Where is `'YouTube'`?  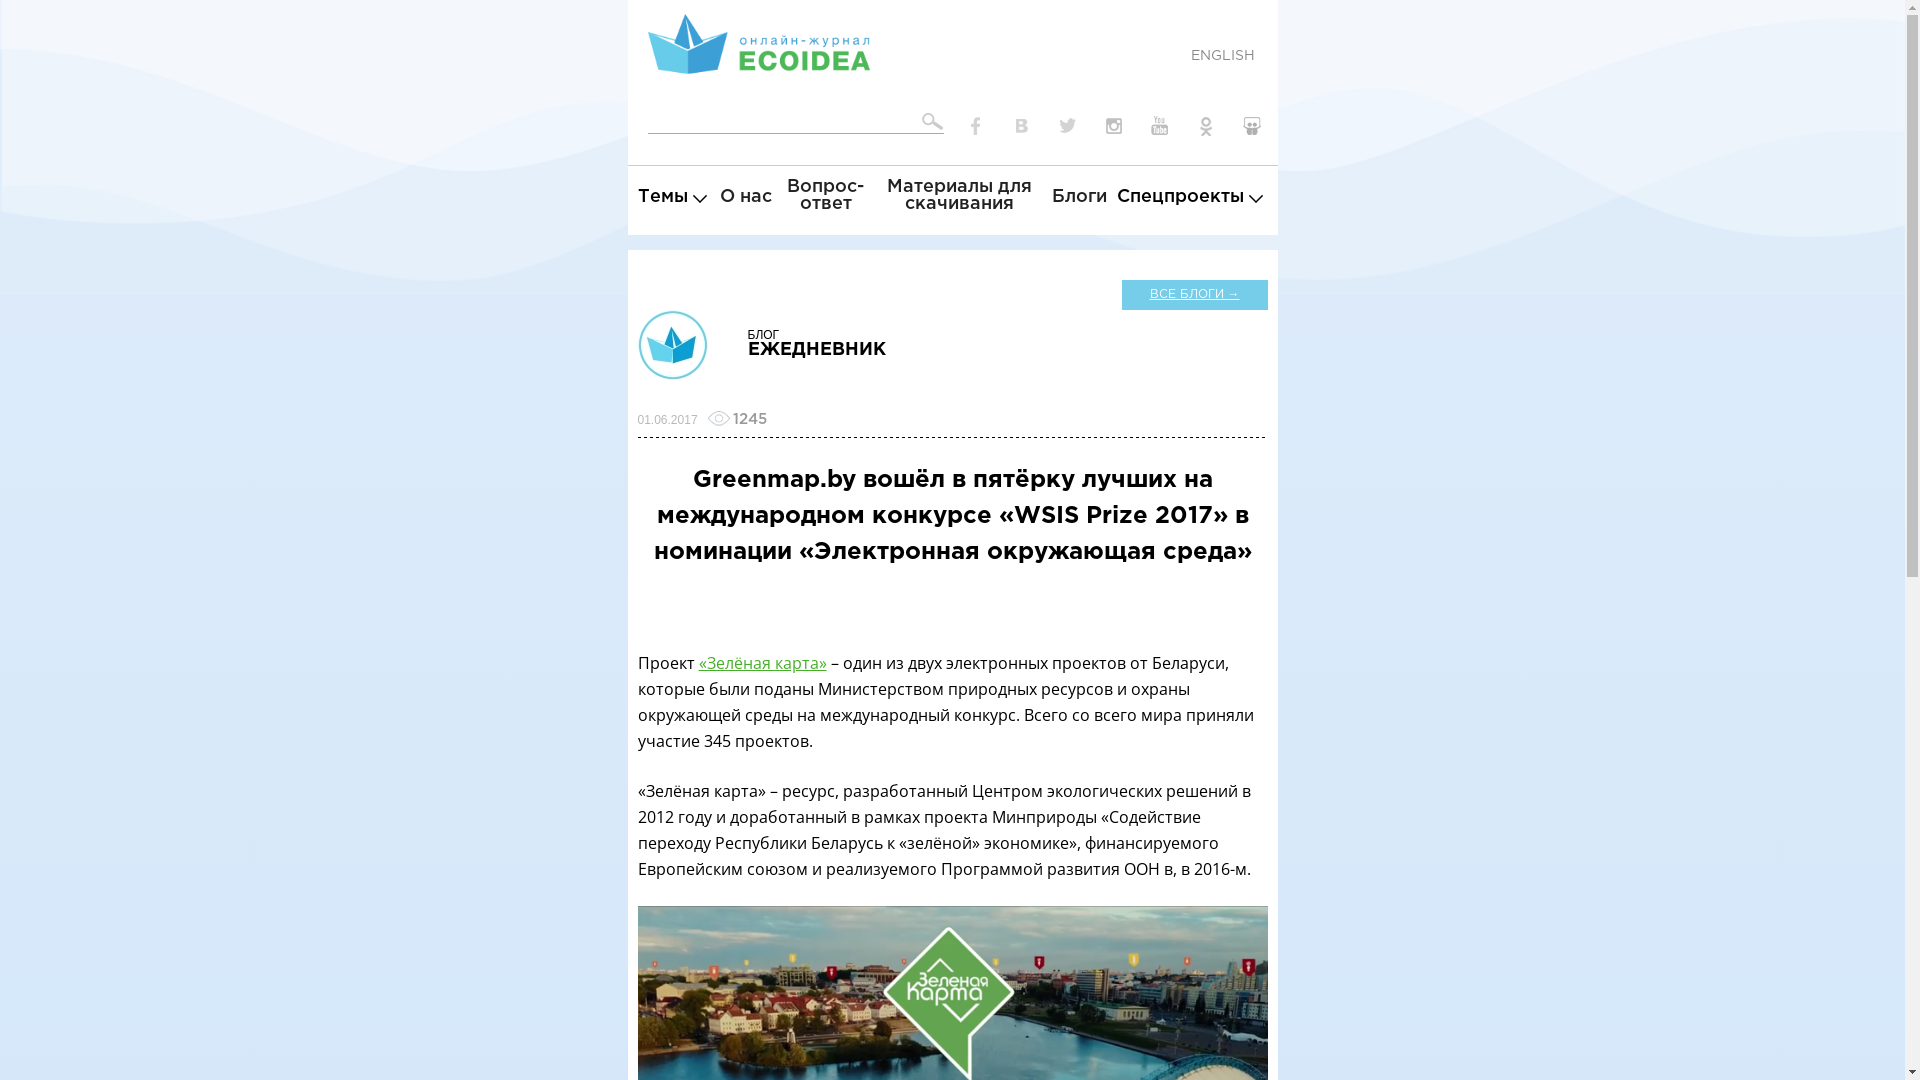 'YouTube' is located at coordinates (1160, 126).